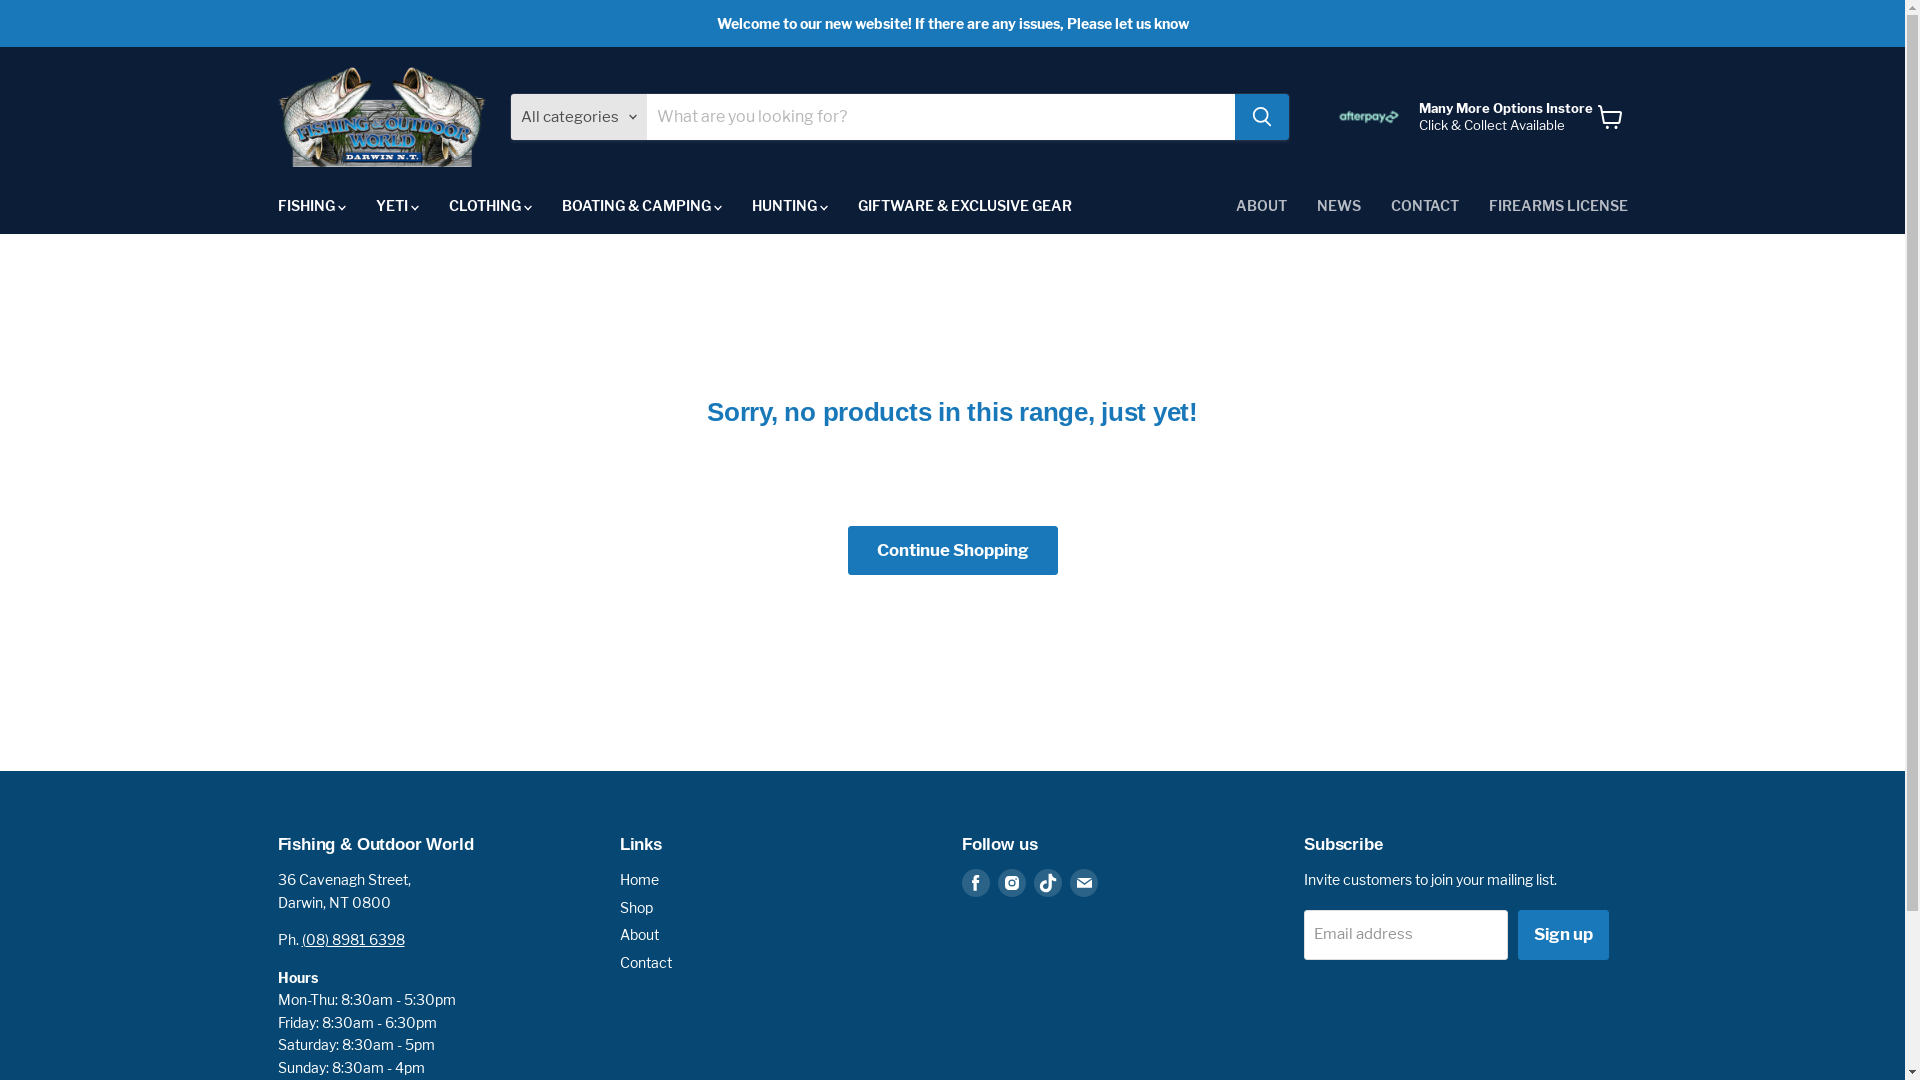  I want to click on 'FIREARMS LICENSE', so click(1557, 205).